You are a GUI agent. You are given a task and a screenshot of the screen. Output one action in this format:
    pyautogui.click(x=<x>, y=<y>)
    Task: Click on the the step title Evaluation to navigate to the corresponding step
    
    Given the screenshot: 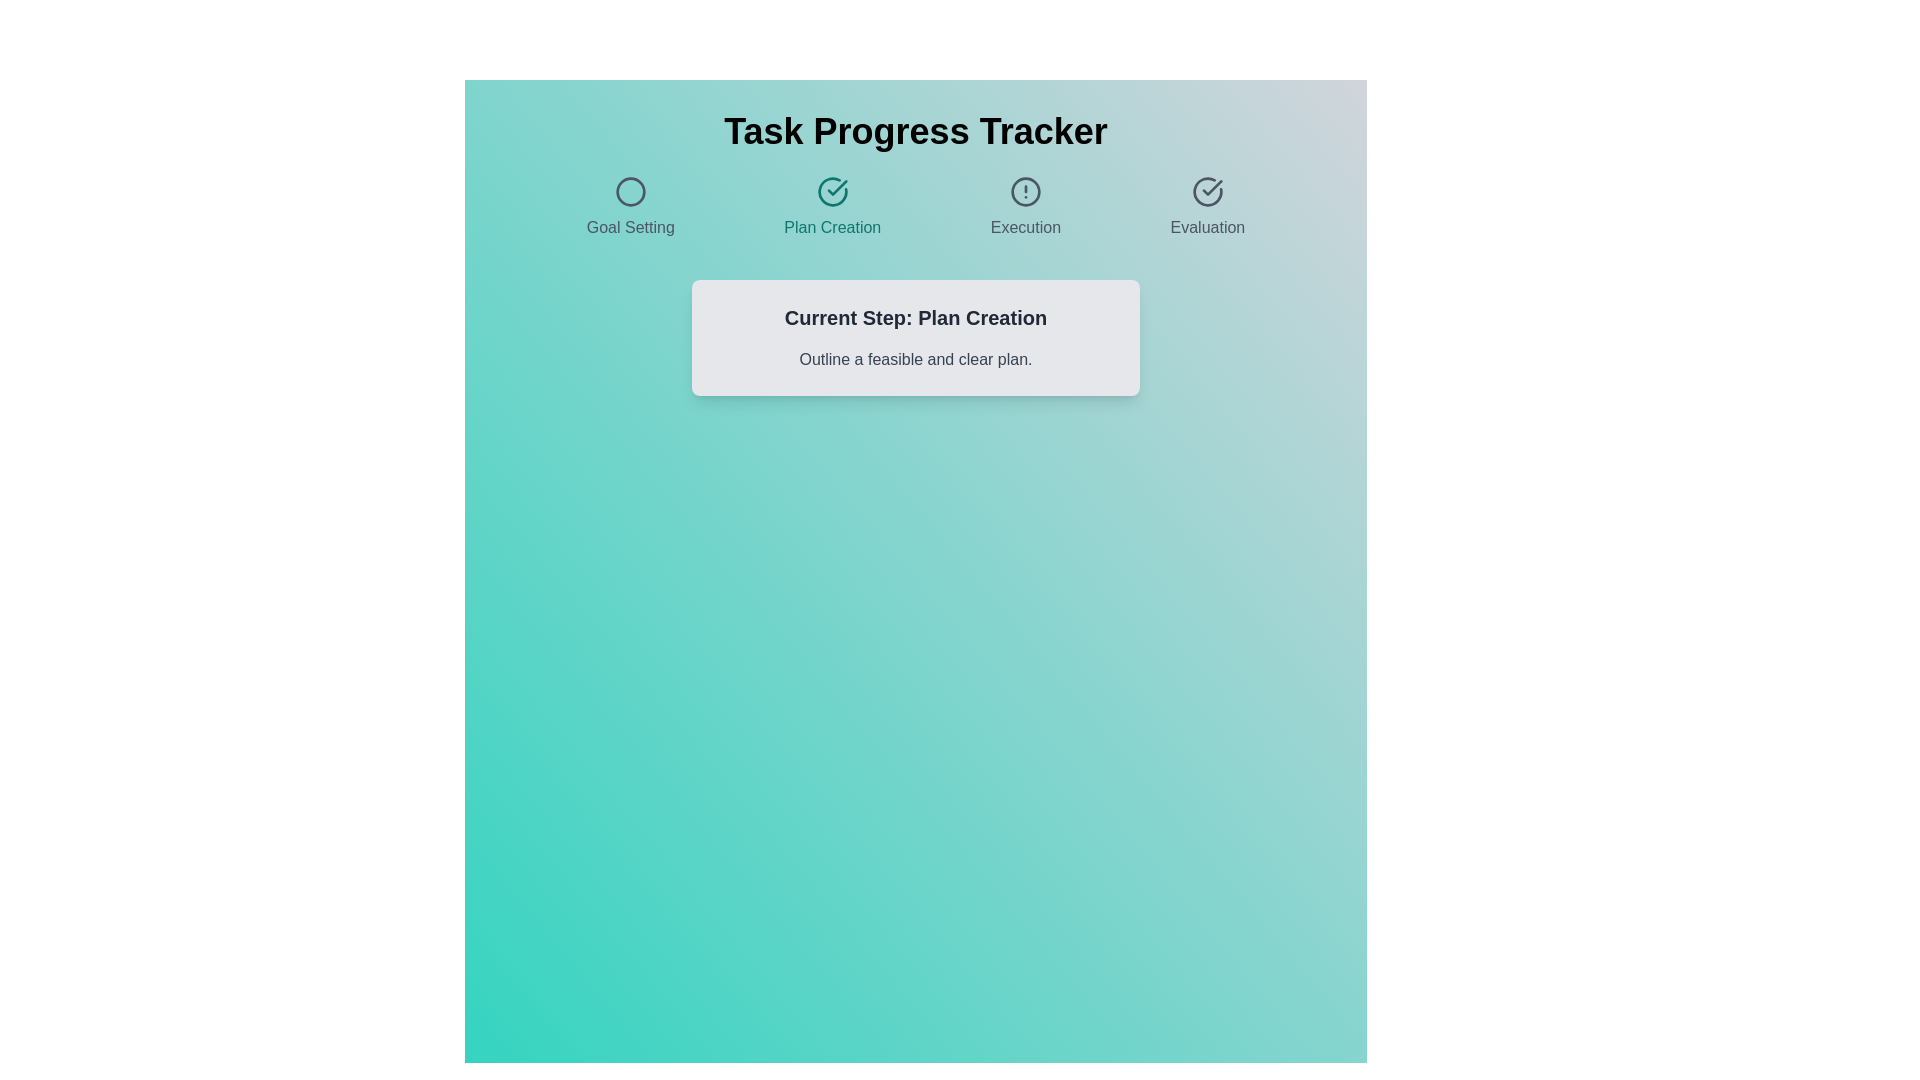 What is the action you would take?
    pyautogui.click(x=1206, y=208)
    